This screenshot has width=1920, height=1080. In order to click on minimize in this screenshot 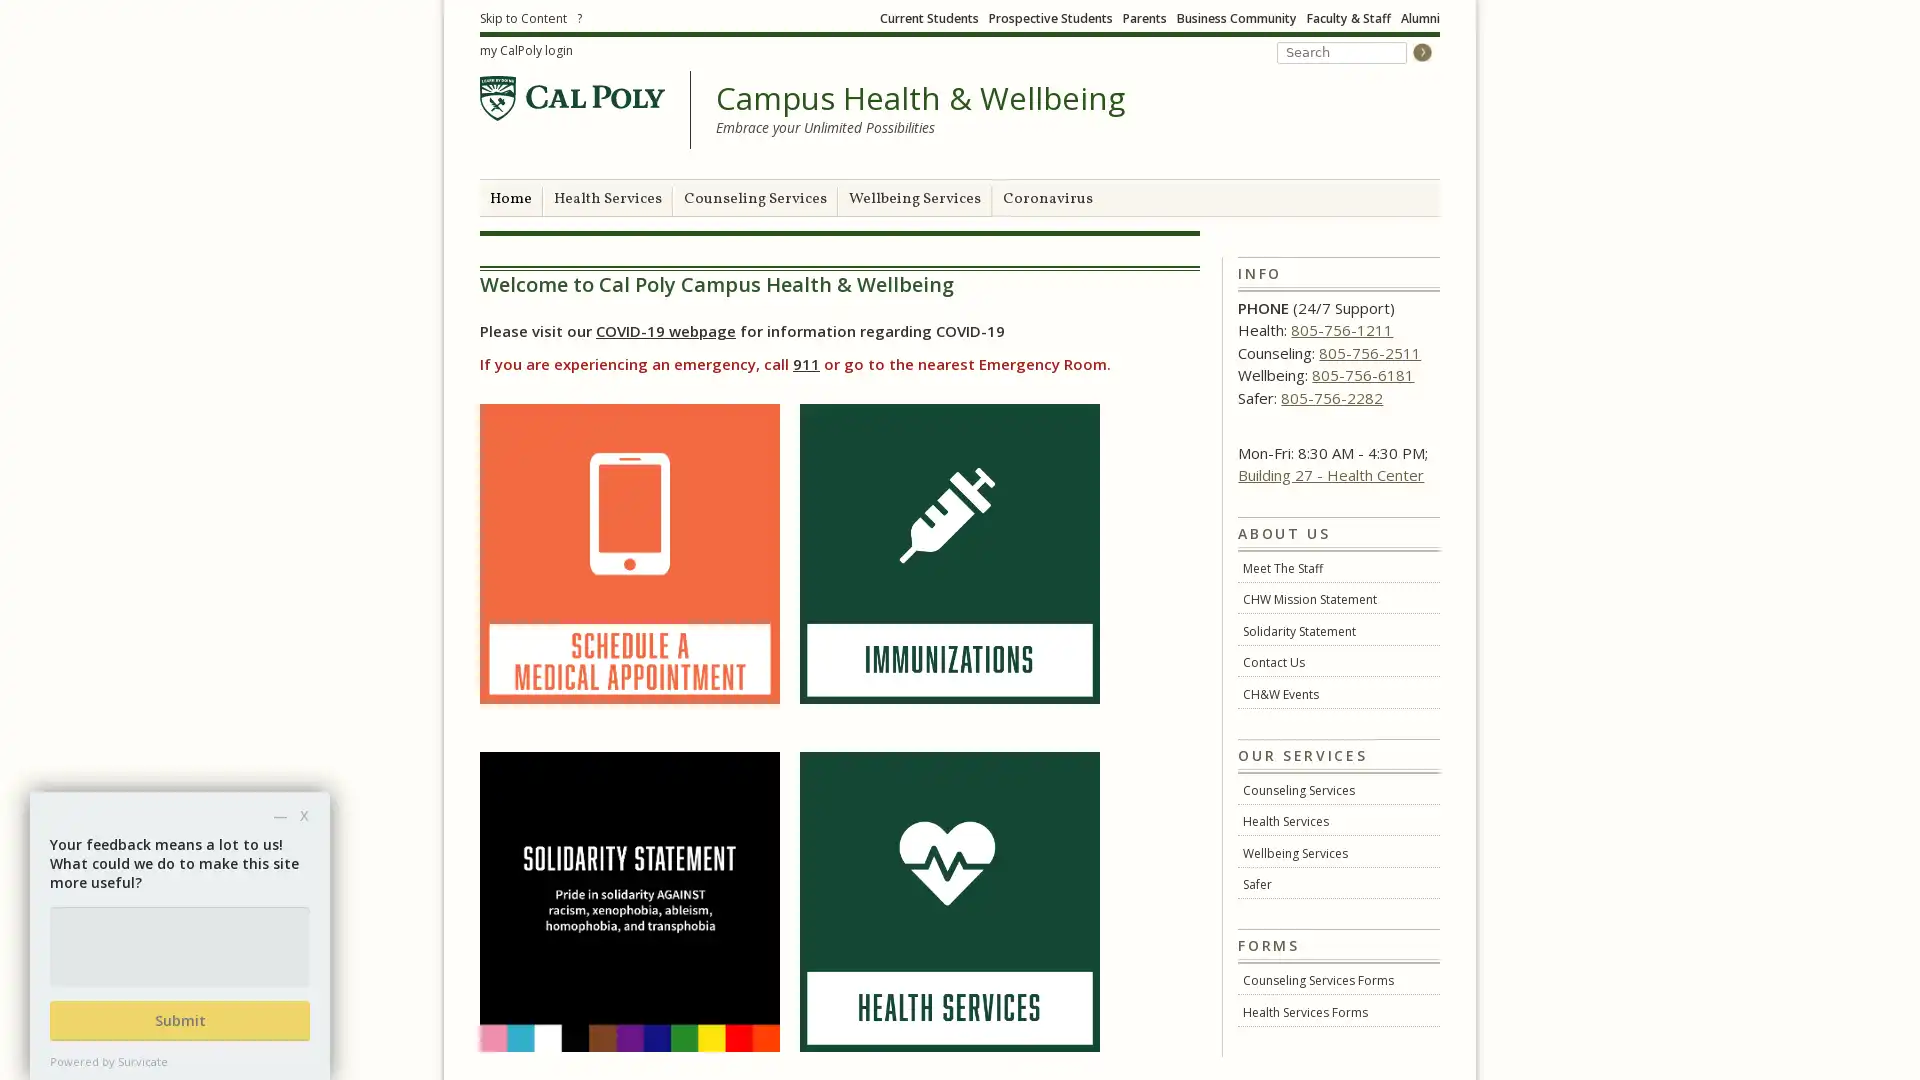, I will do `click(279, 815)`.